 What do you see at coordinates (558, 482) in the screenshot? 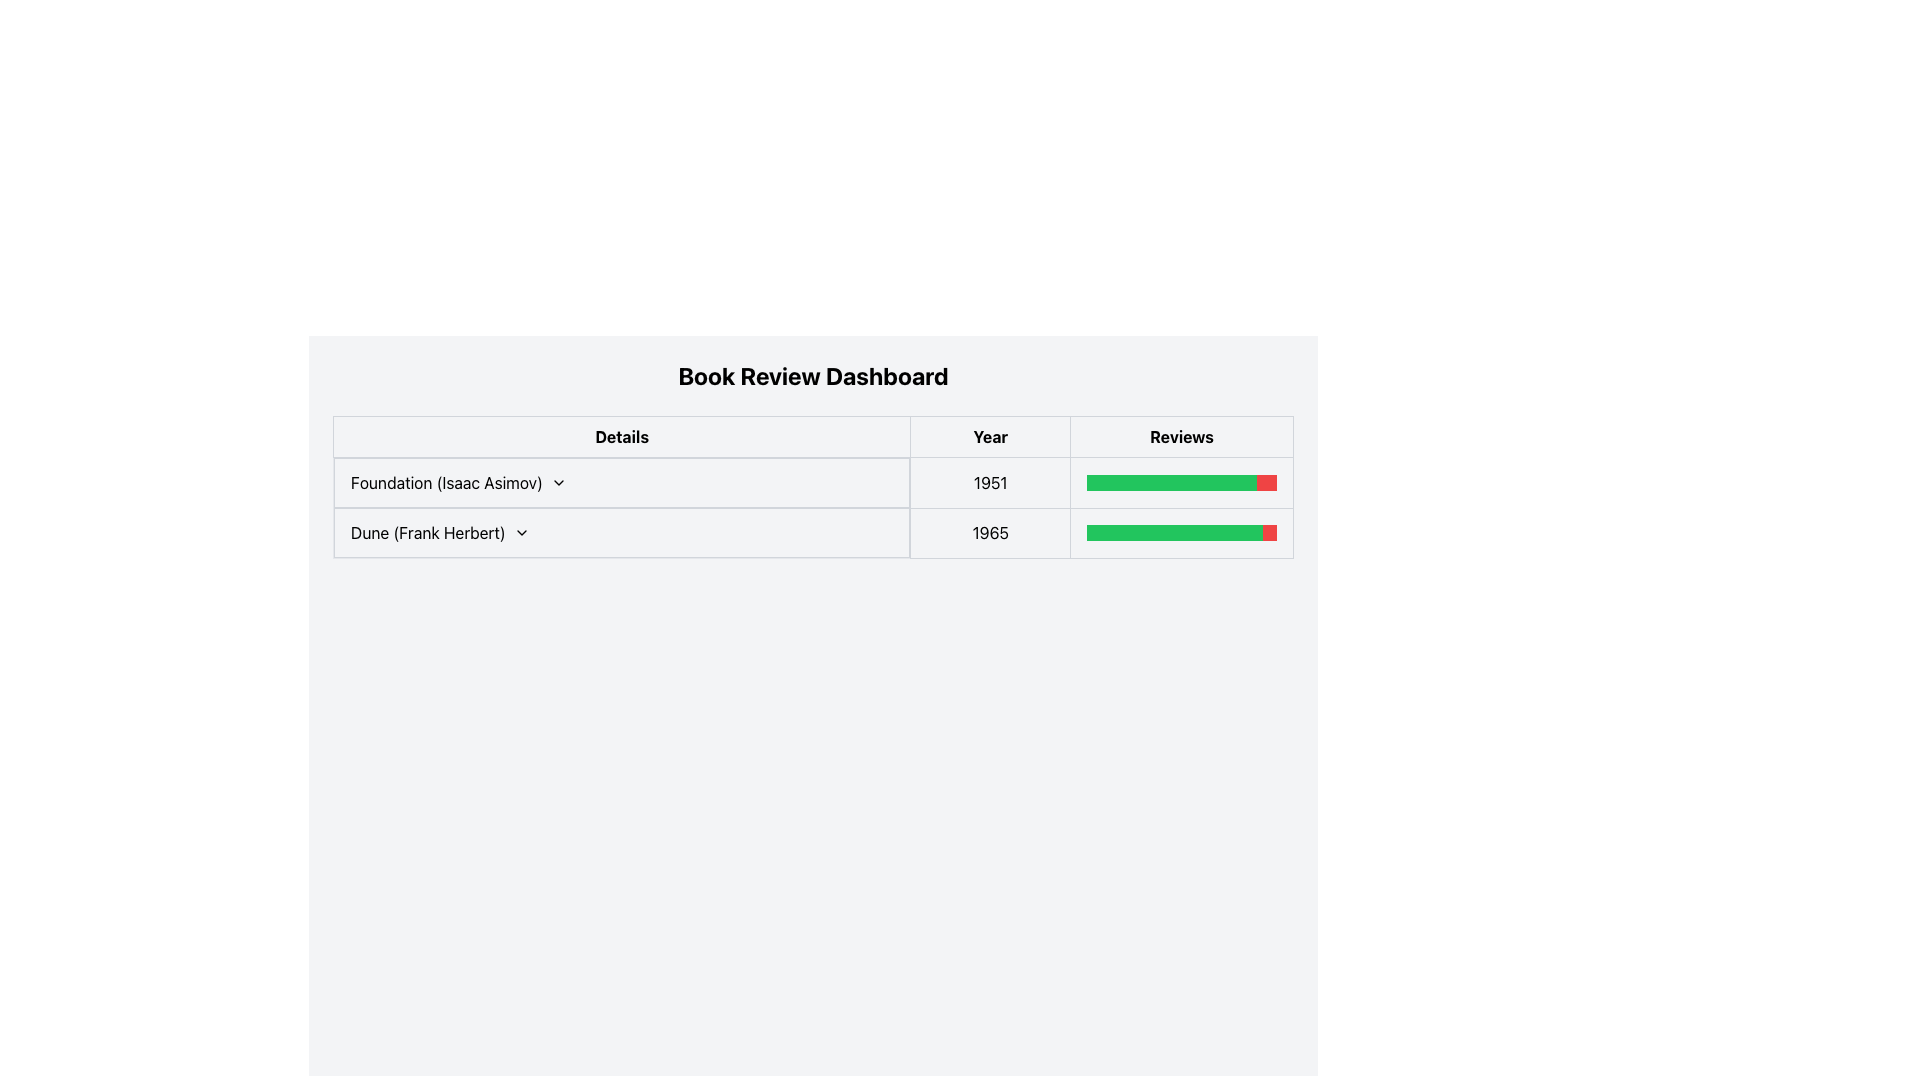
I see `the dropdown indicator icon located to the right of 'Foundation (Isaac Asimov)' in the first row under the 'Details' column of the table` at bounding box center [558, 482].